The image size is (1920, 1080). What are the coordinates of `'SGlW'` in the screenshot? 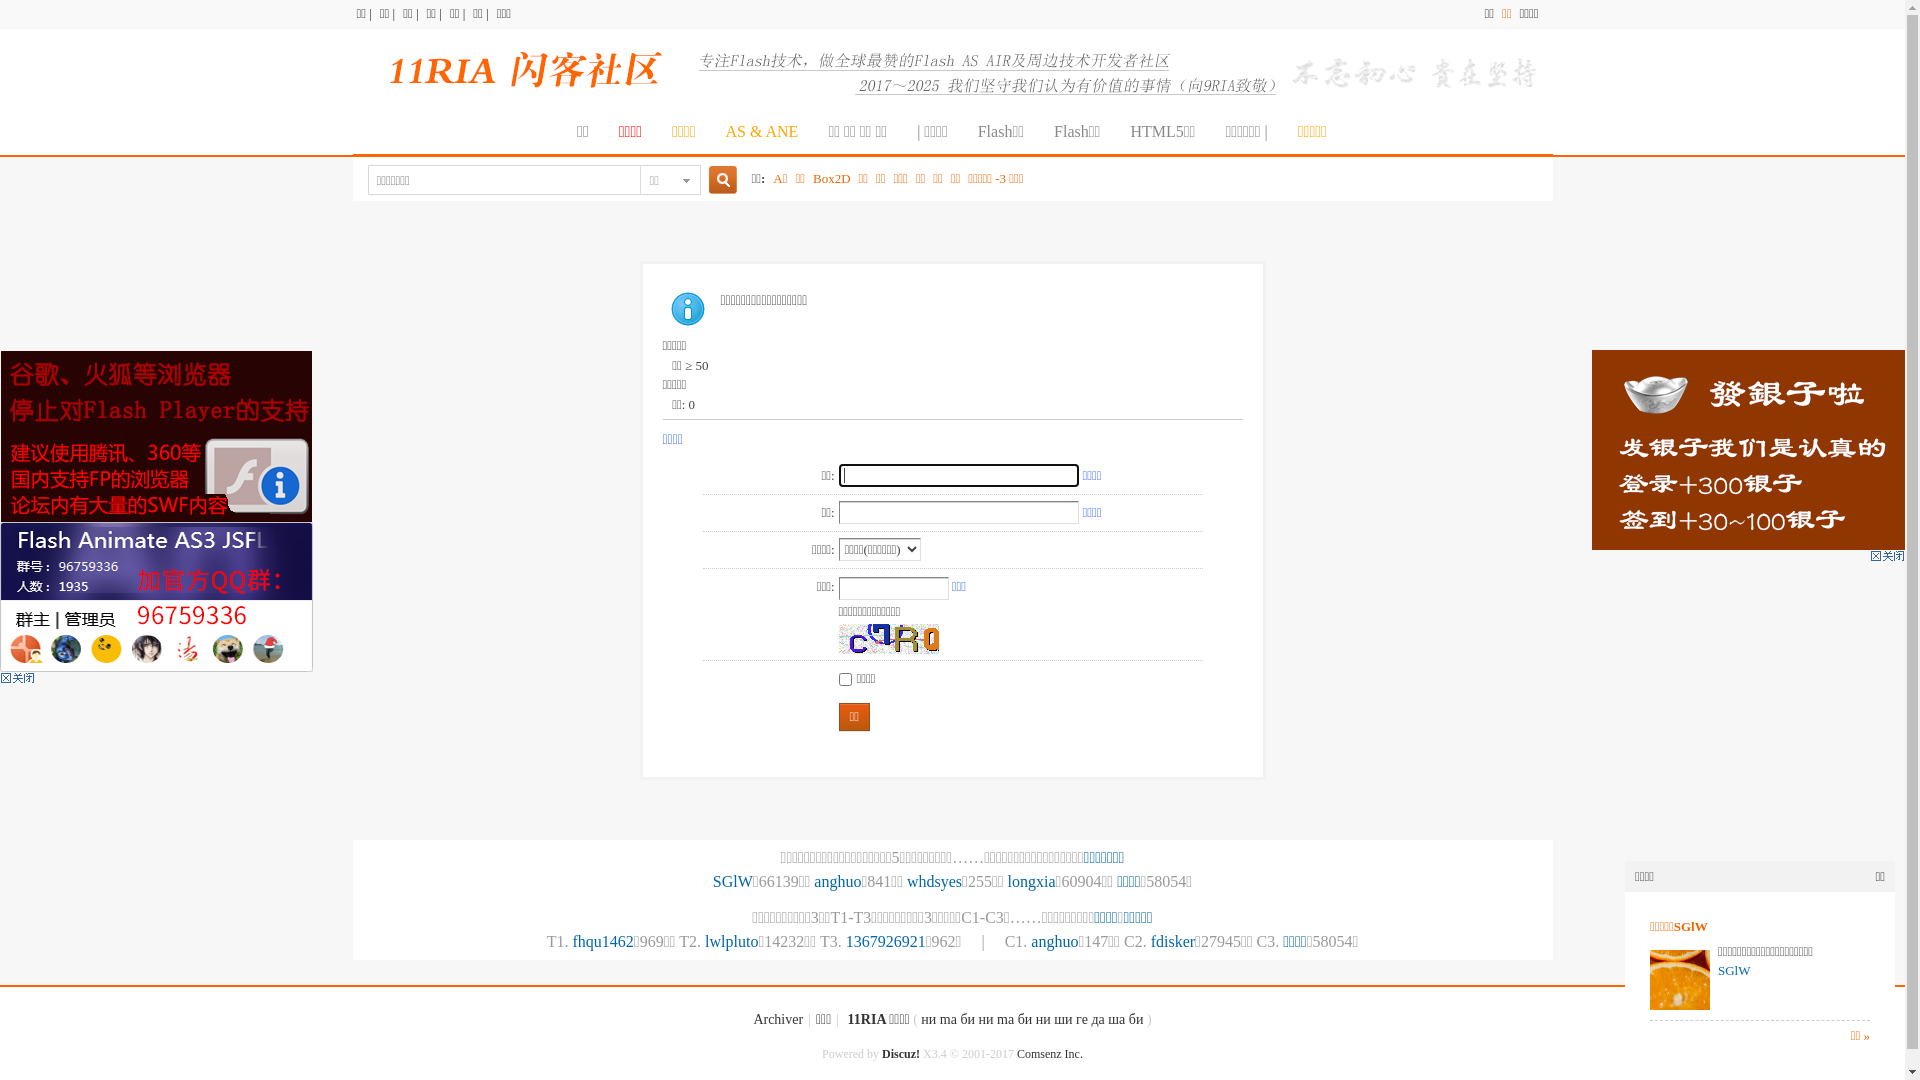 It's located at (732, 880).